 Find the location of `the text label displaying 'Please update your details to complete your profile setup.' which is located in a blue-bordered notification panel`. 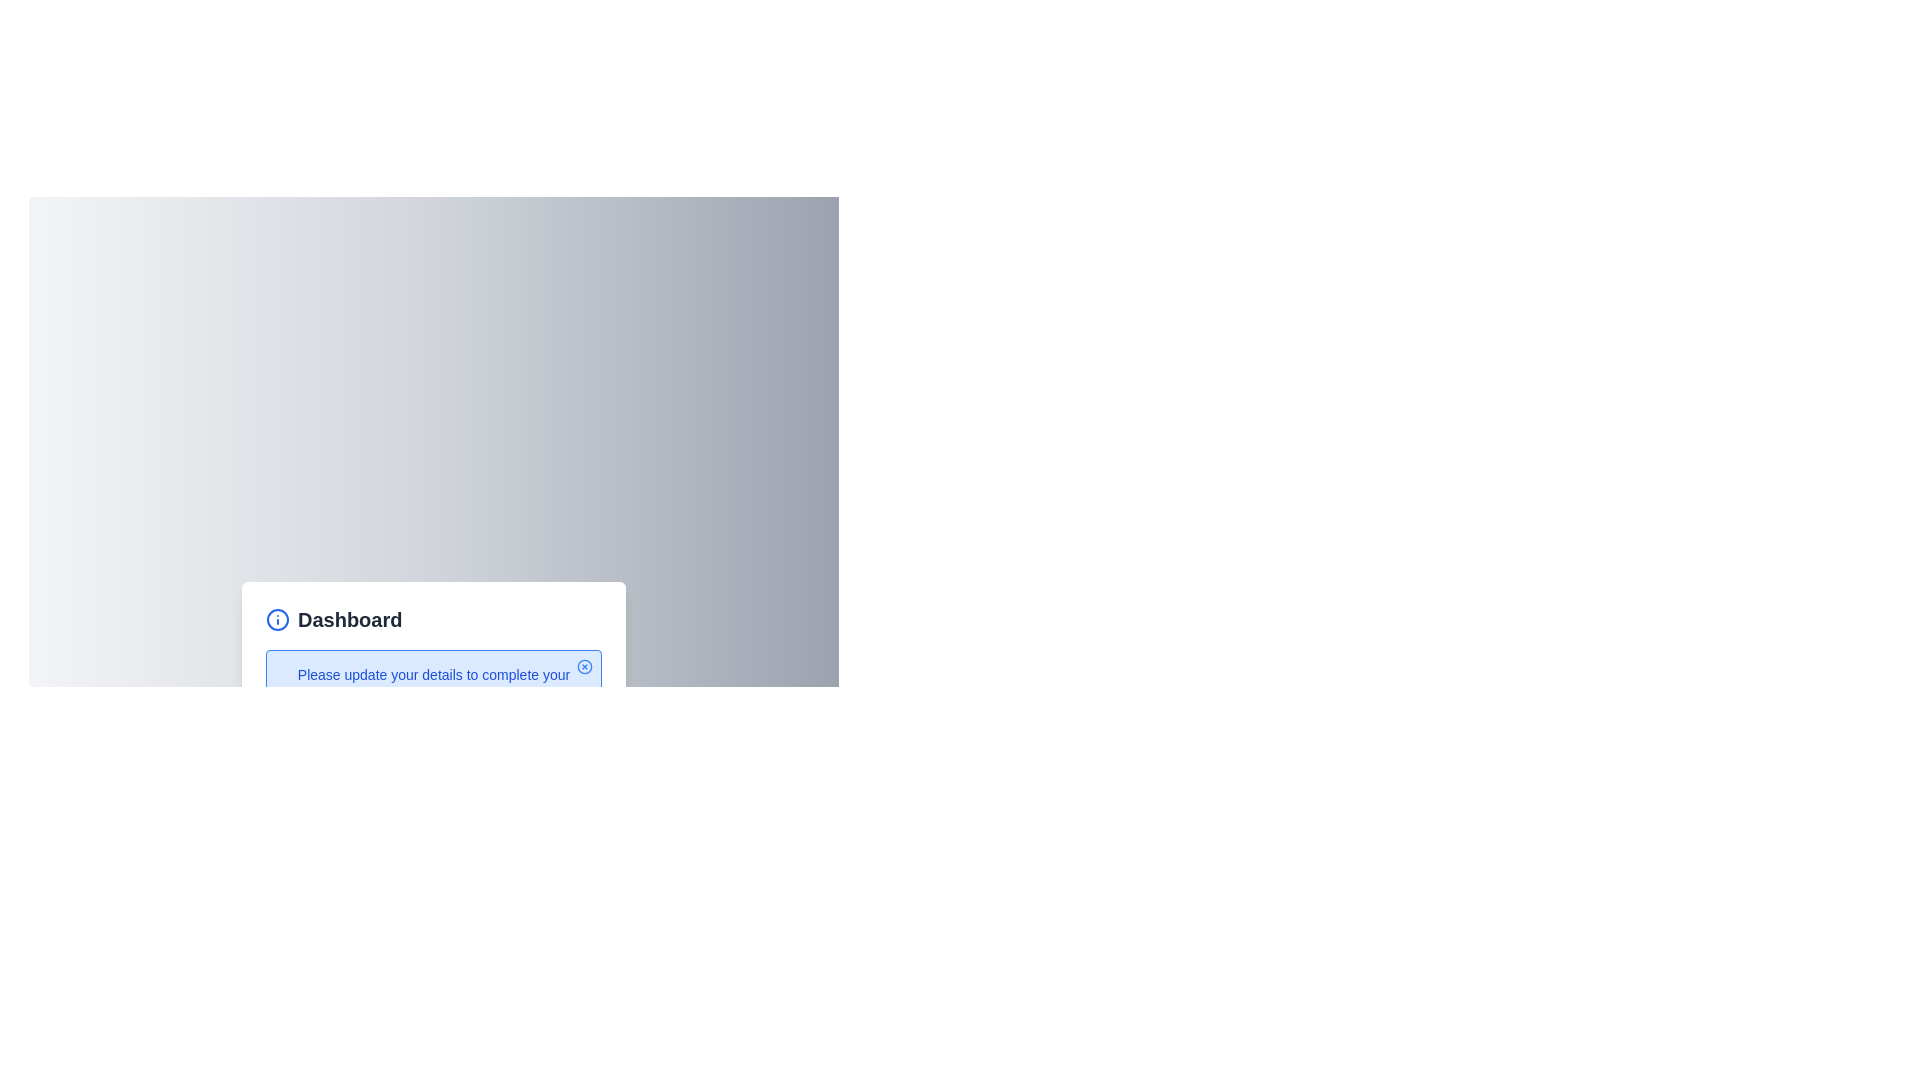

the text label displaying 'Please update your details to complete your profile setup.' which is located in a blue-bordered notification panel is located at coordinates (432, 685).